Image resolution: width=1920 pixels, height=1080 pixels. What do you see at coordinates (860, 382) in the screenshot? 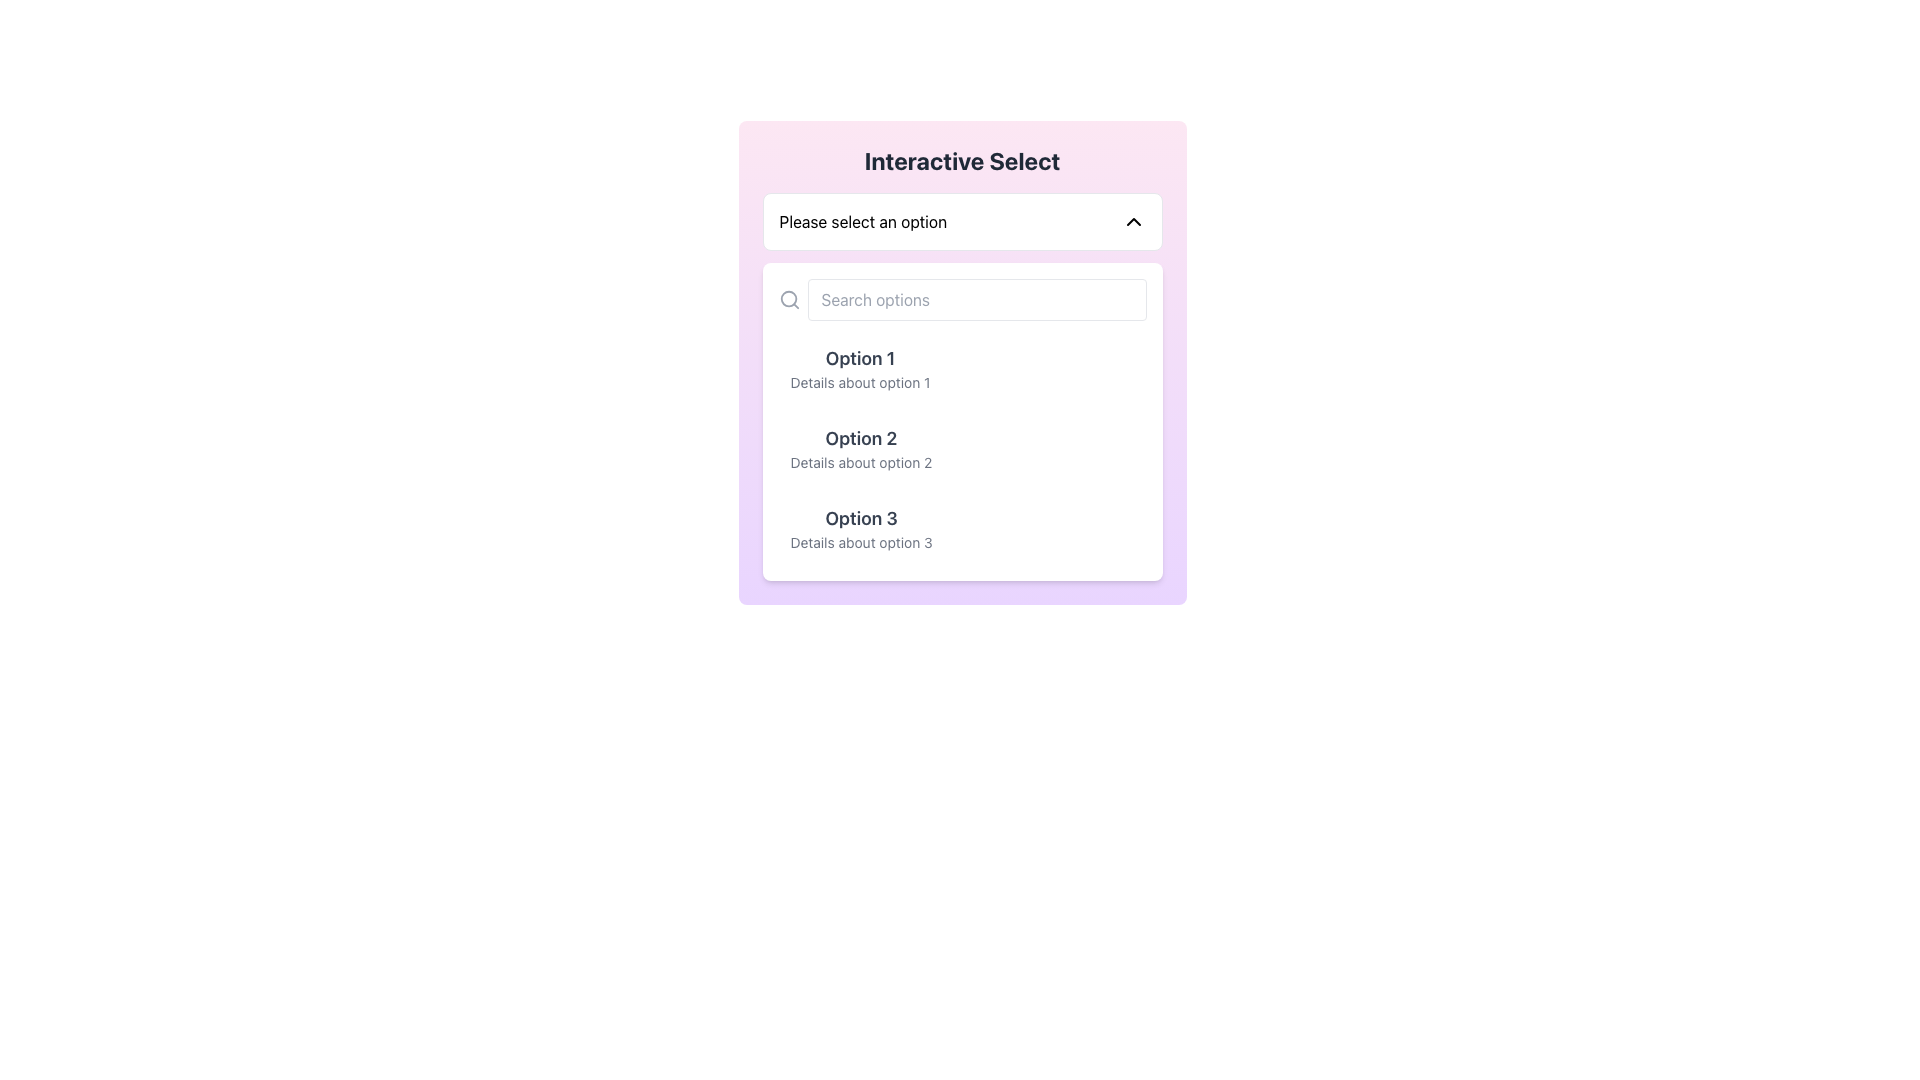
I see `the text label reading 'Details about option 1' which is styled in a smaller font and light-gray color, positioned beneath the bold 'Option 1' title within the interactive select menu` at bounding box center [860, 382].